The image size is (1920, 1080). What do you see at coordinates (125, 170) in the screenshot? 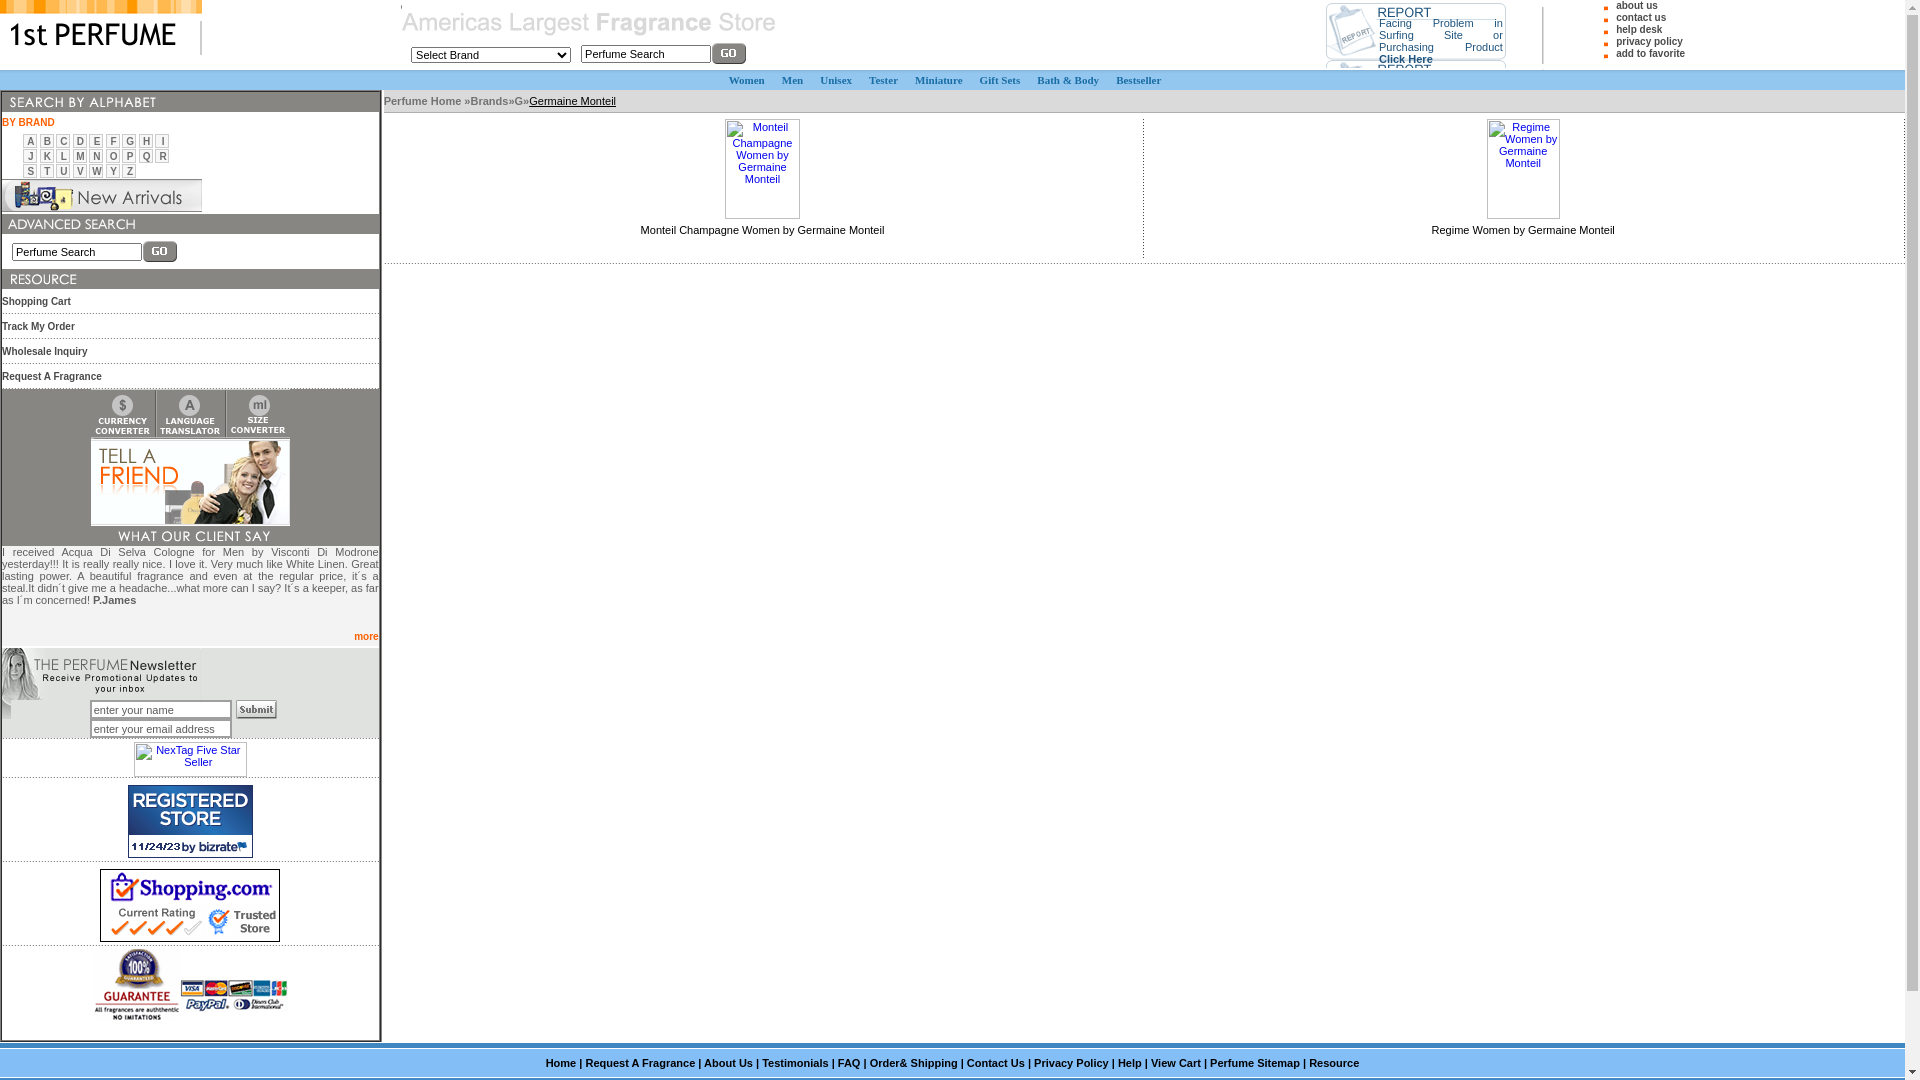
I see `'Z'` at bounding box center [125, 170].